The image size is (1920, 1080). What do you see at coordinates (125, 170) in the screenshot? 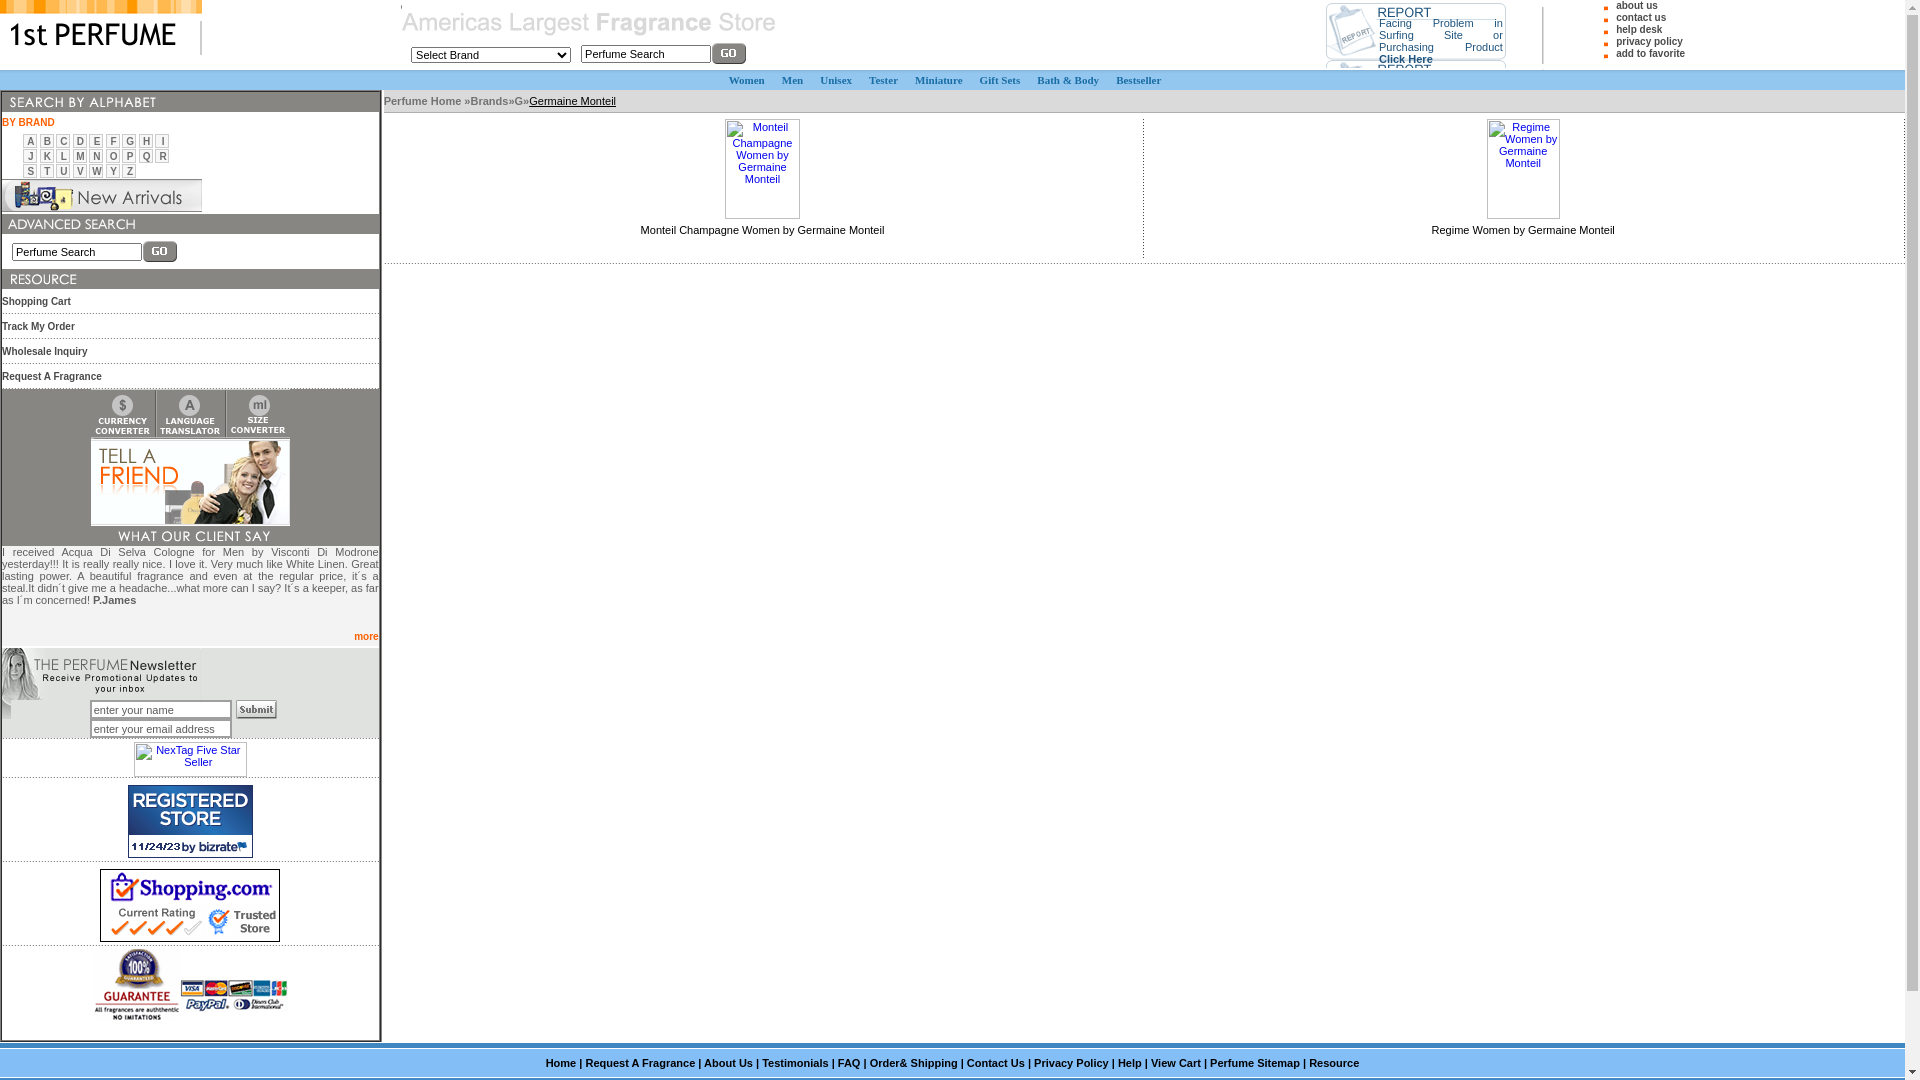
I see `'Z'` at bounding box center [125, 170].